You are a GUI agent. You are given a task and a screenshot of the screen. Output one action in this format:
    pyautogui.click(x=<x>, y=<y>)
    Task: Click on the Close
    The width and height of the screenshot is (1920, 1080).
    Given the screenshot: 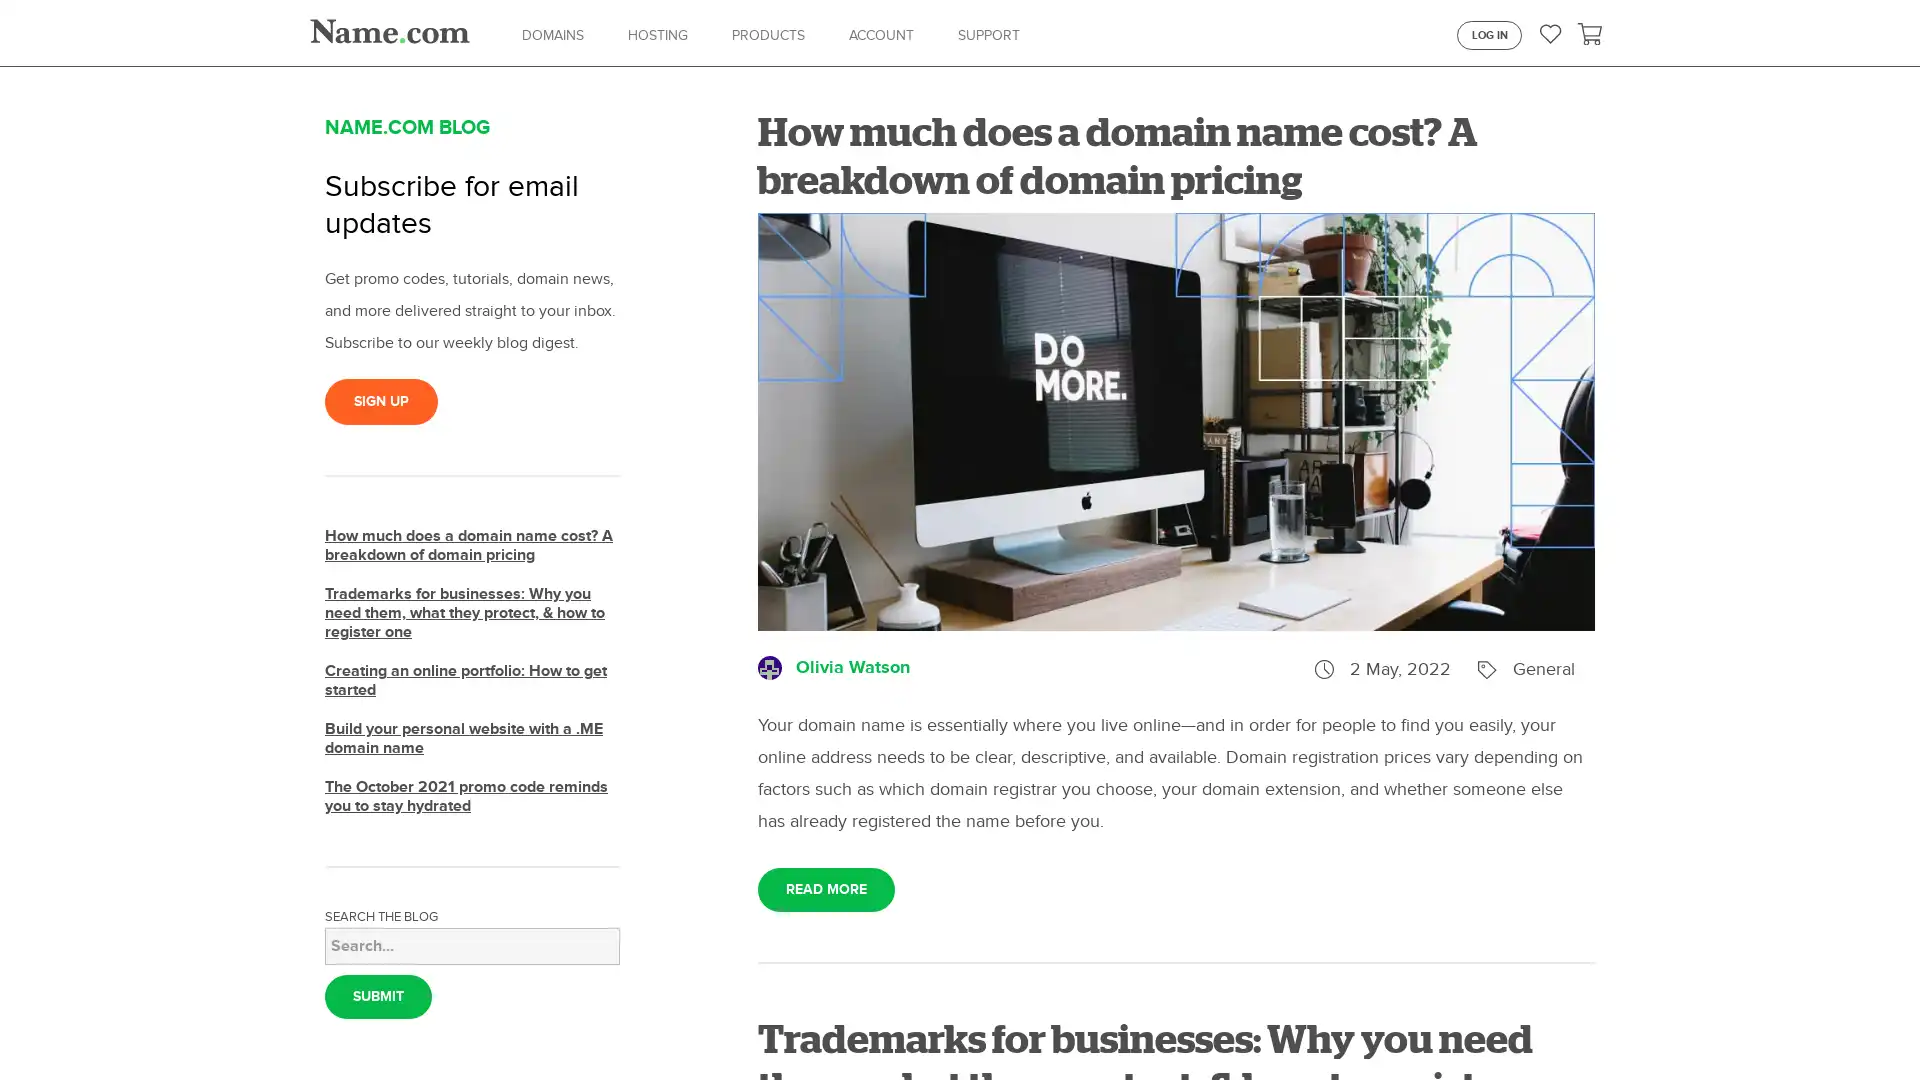 What is the action you would take?
    pyautogui.click(x=1886, y=1026)
    